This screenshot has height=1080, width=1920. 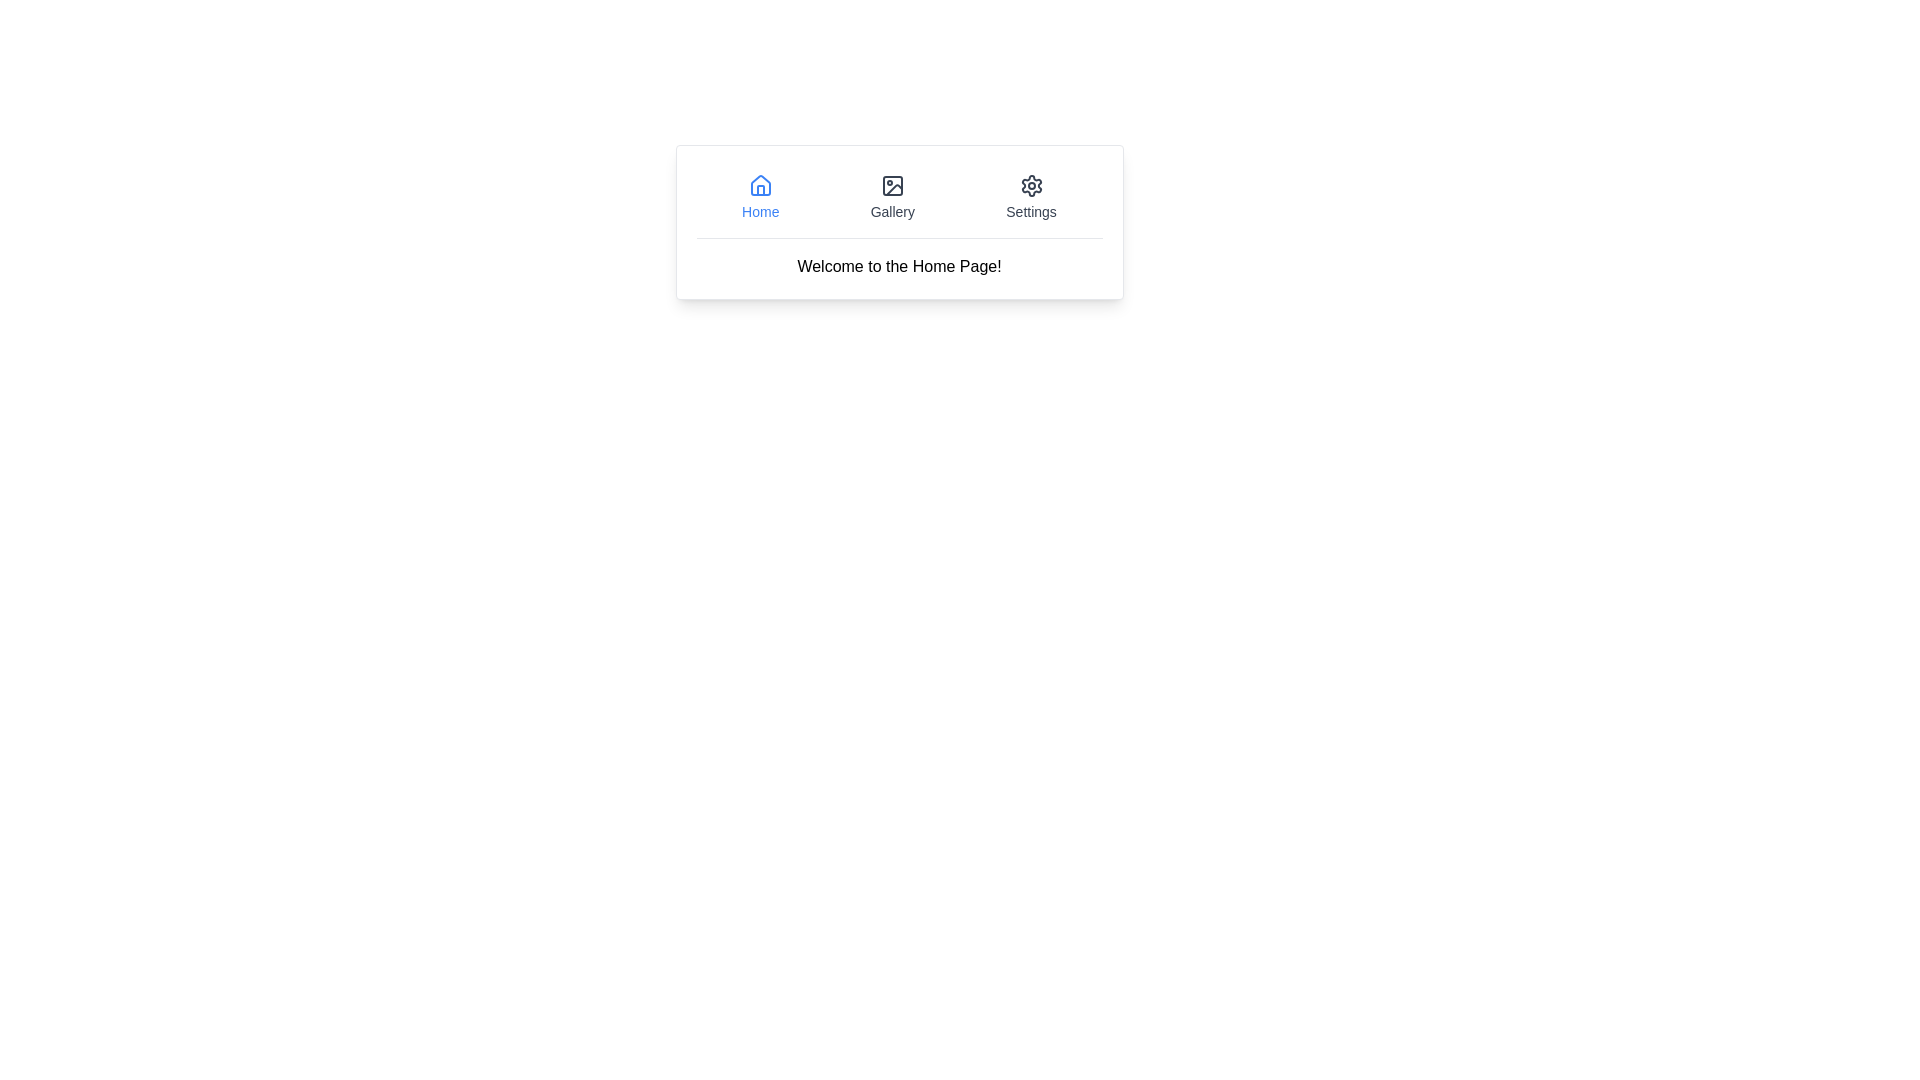 I want to click on text content of the label located under the home icon, positioned to the left of the 'Gallery' and 'Settings' labels, so click(x=759, y=212).